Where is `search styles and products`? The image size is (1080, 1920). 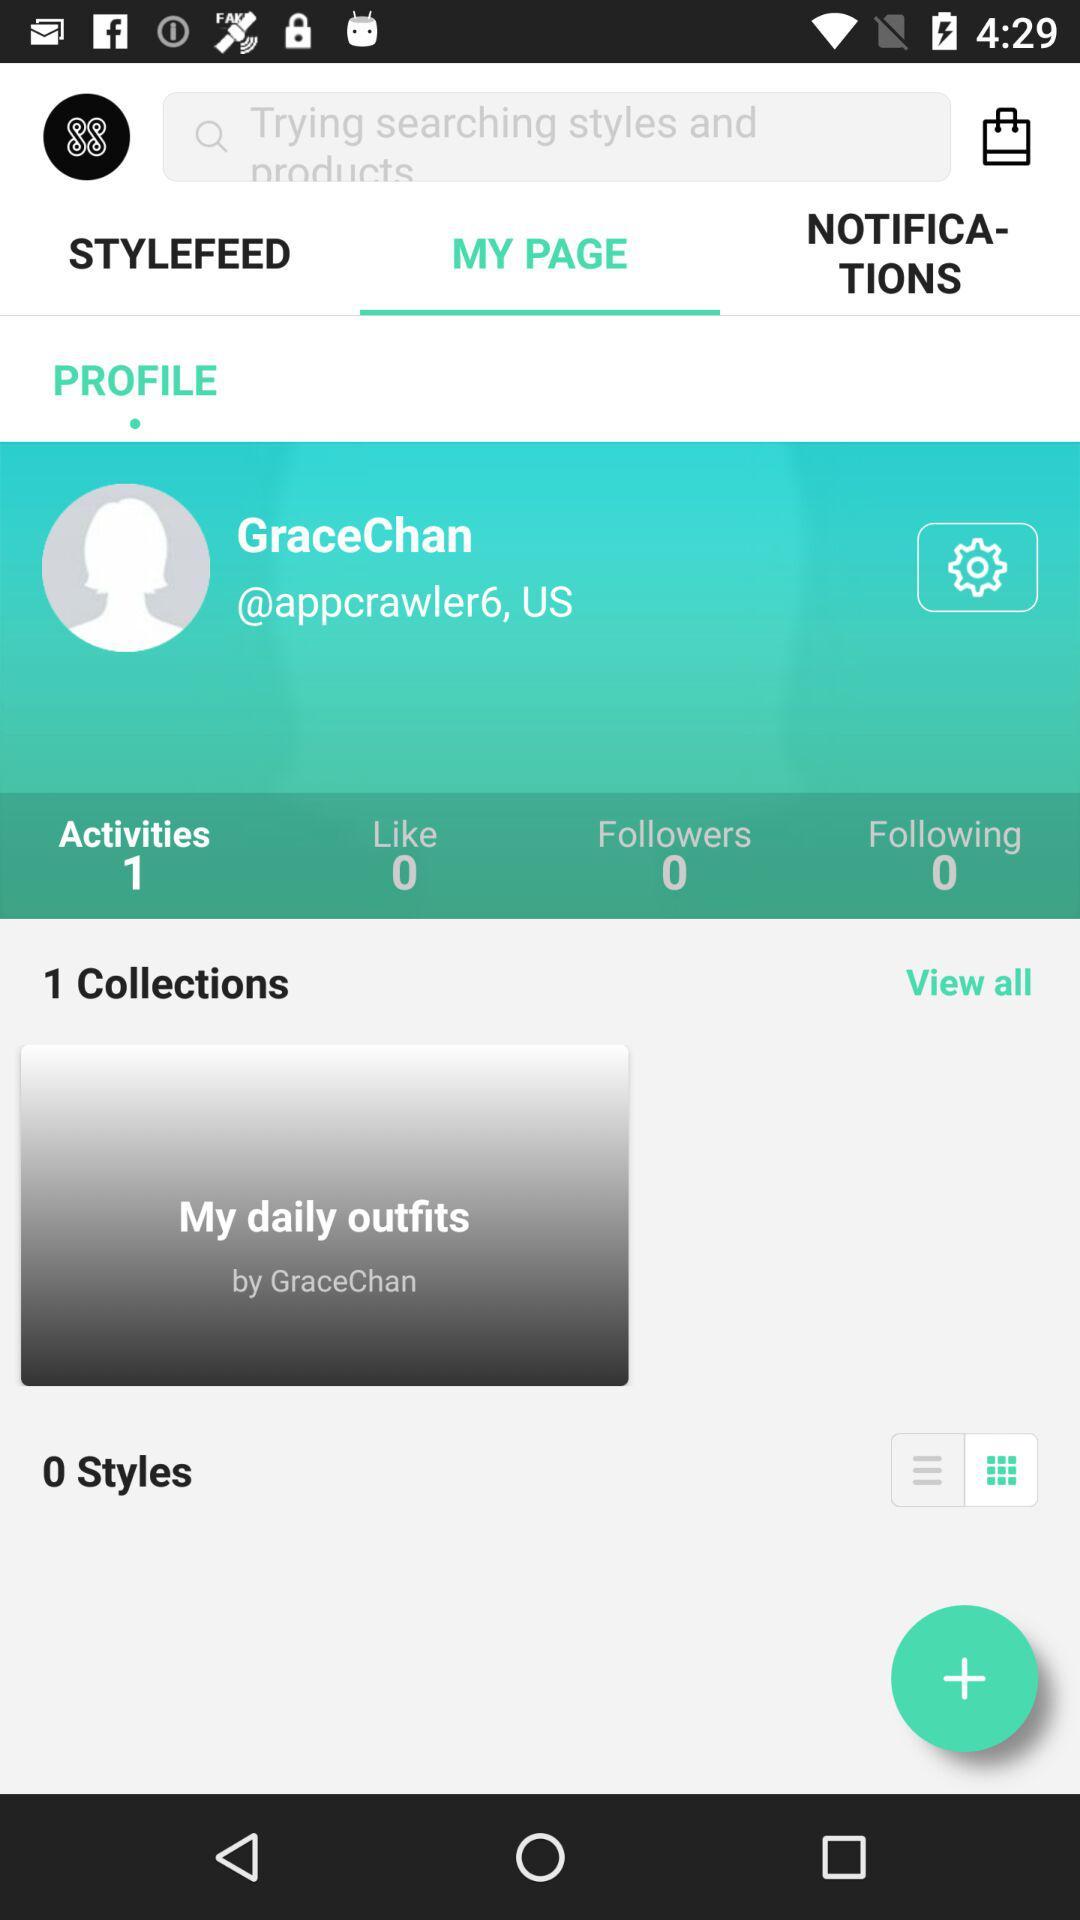
search styles and products is located at coordinates (1006, 135).